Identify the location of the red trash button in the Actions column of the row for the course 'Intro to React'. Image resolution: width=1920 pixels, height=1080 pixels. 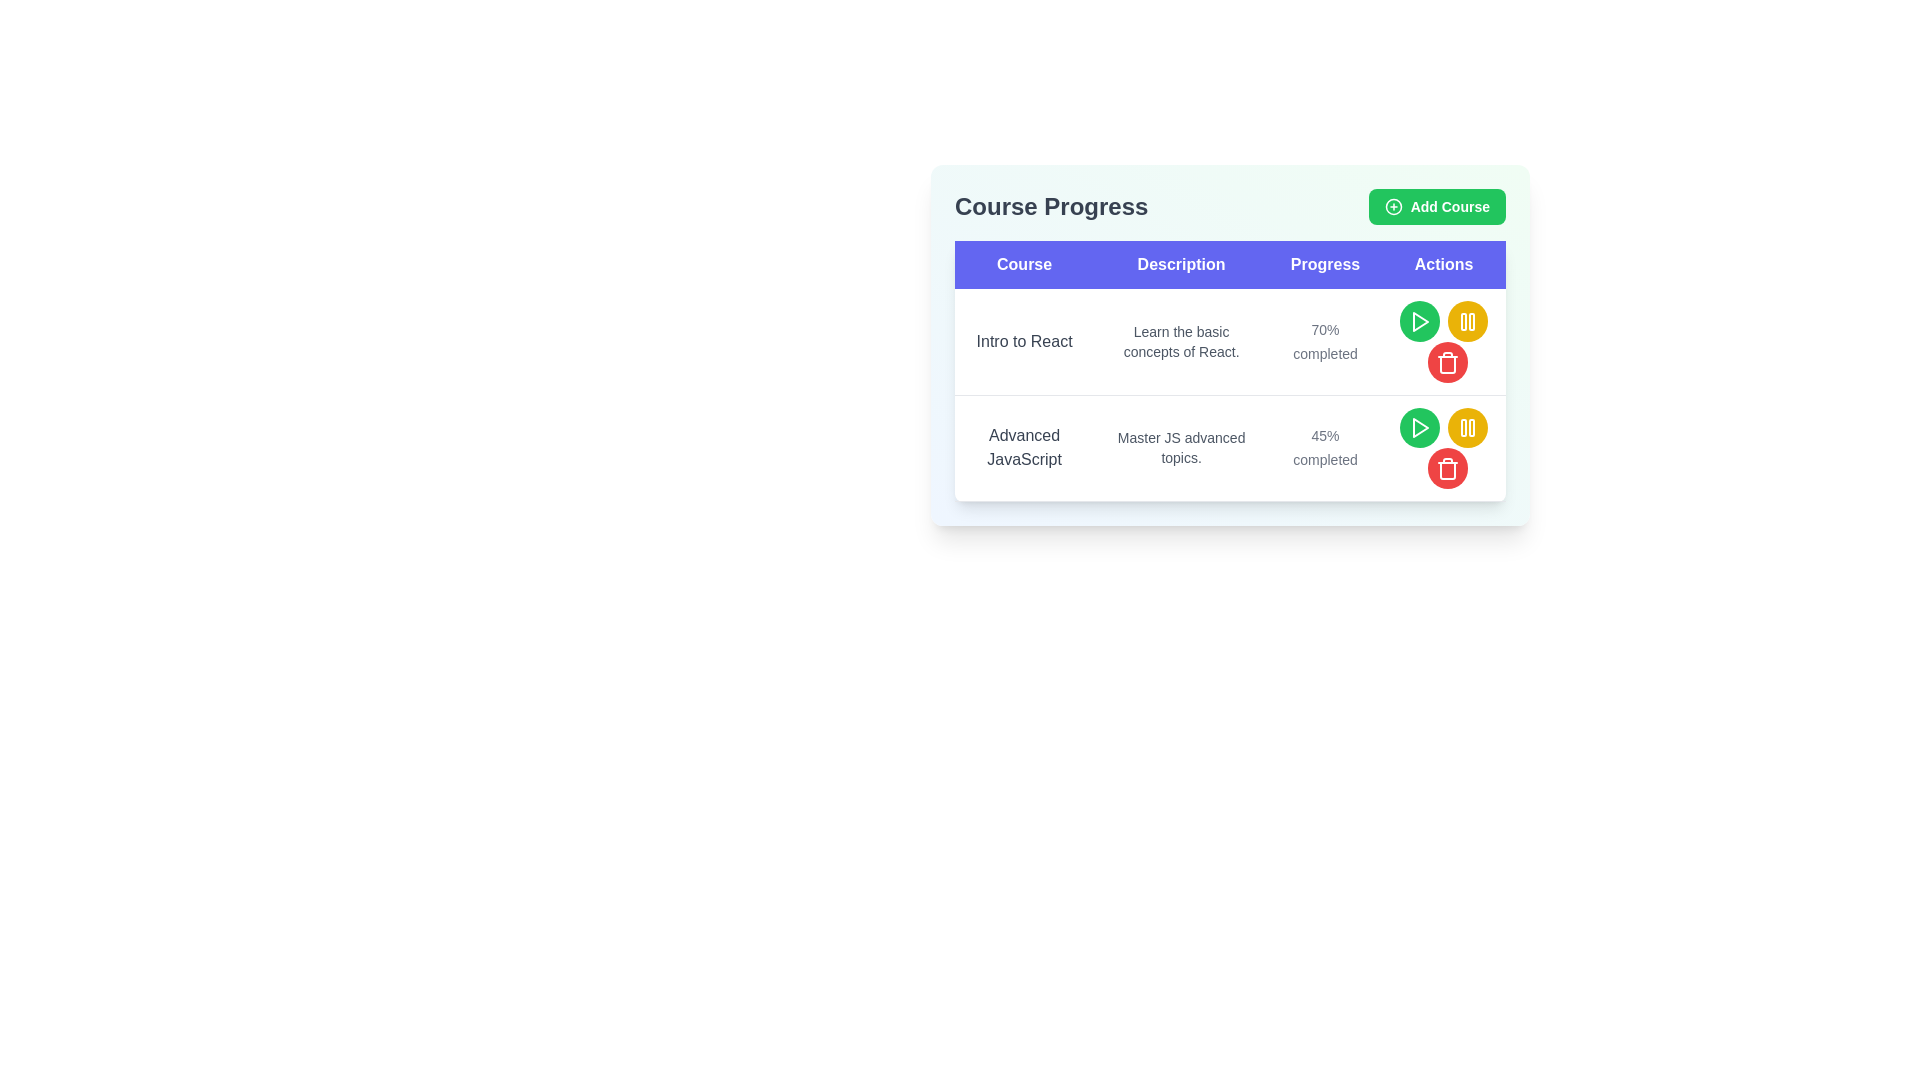
(1444, 341).